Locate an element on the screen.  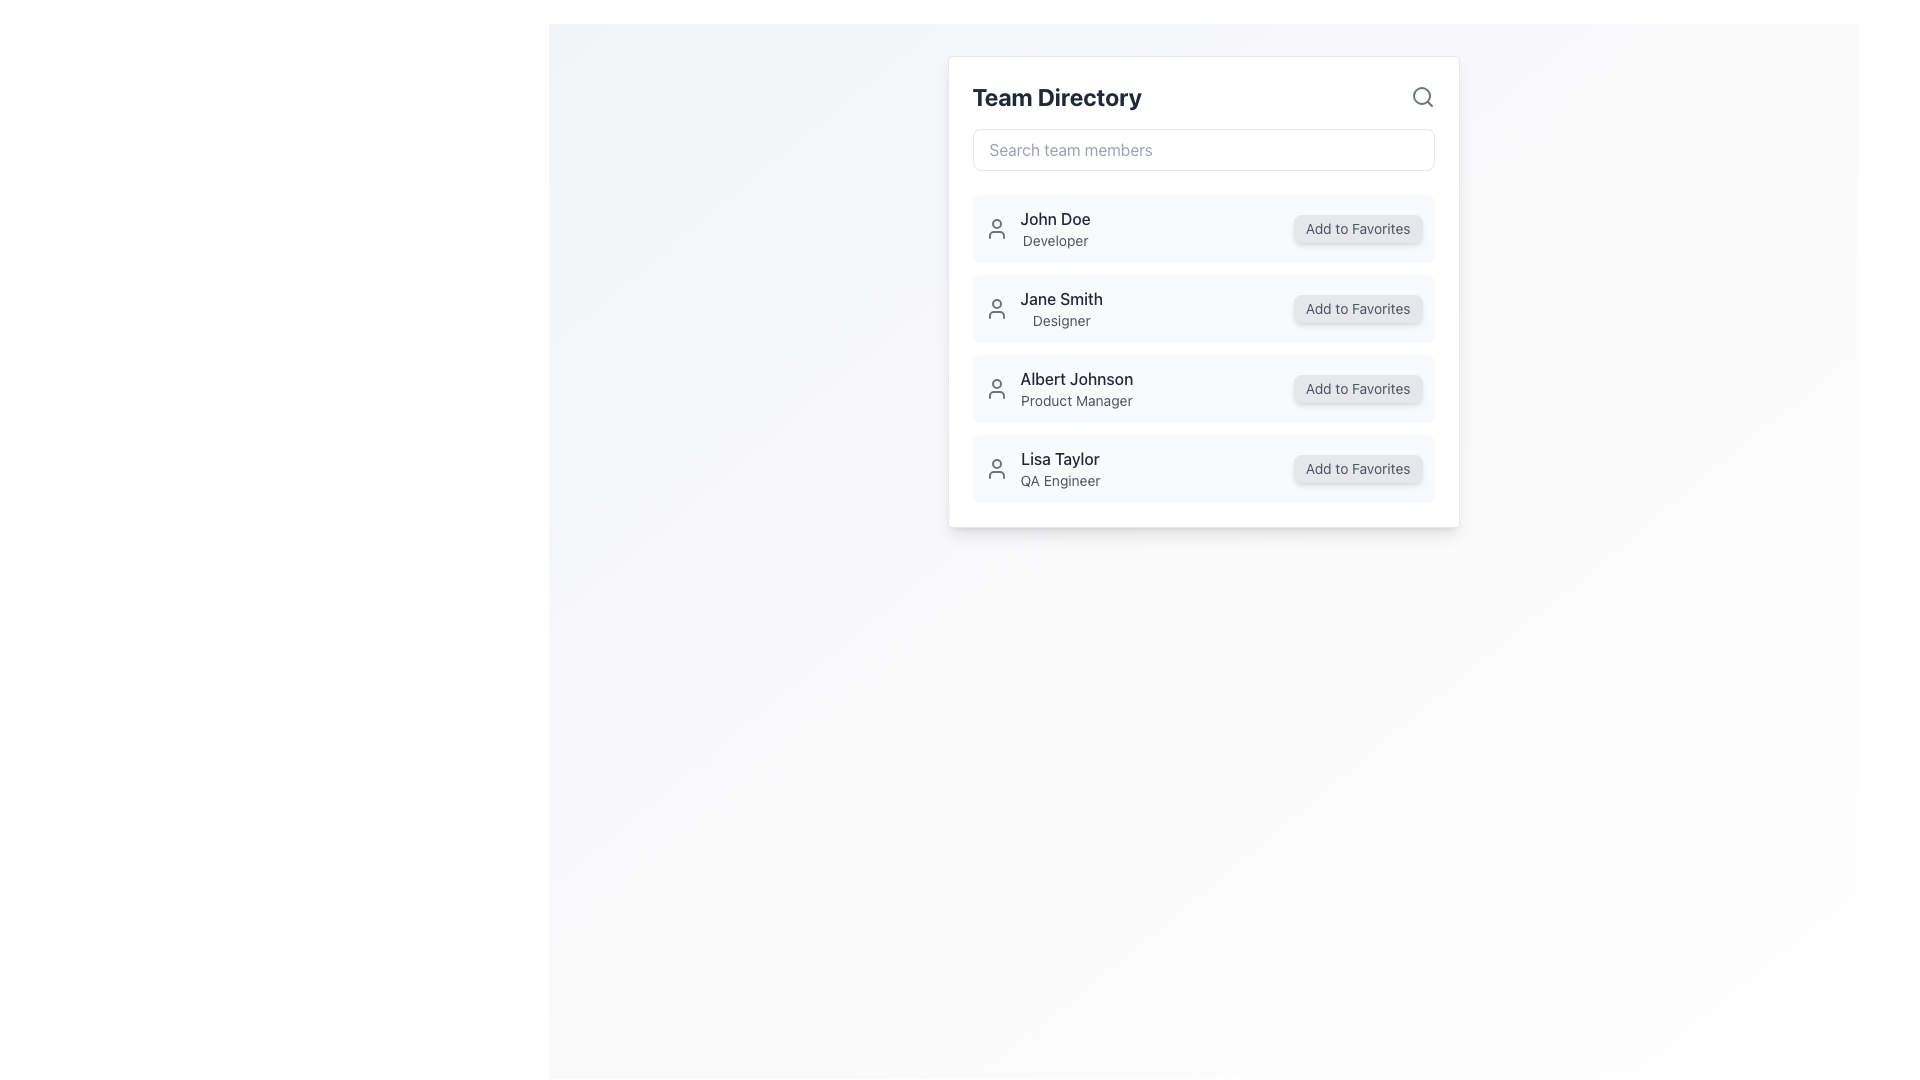
the content of the Text Display element showing 'Jane Smith' and 'Designer', which is located in the second row of the team directory list is located at coordinates (1060, 308).